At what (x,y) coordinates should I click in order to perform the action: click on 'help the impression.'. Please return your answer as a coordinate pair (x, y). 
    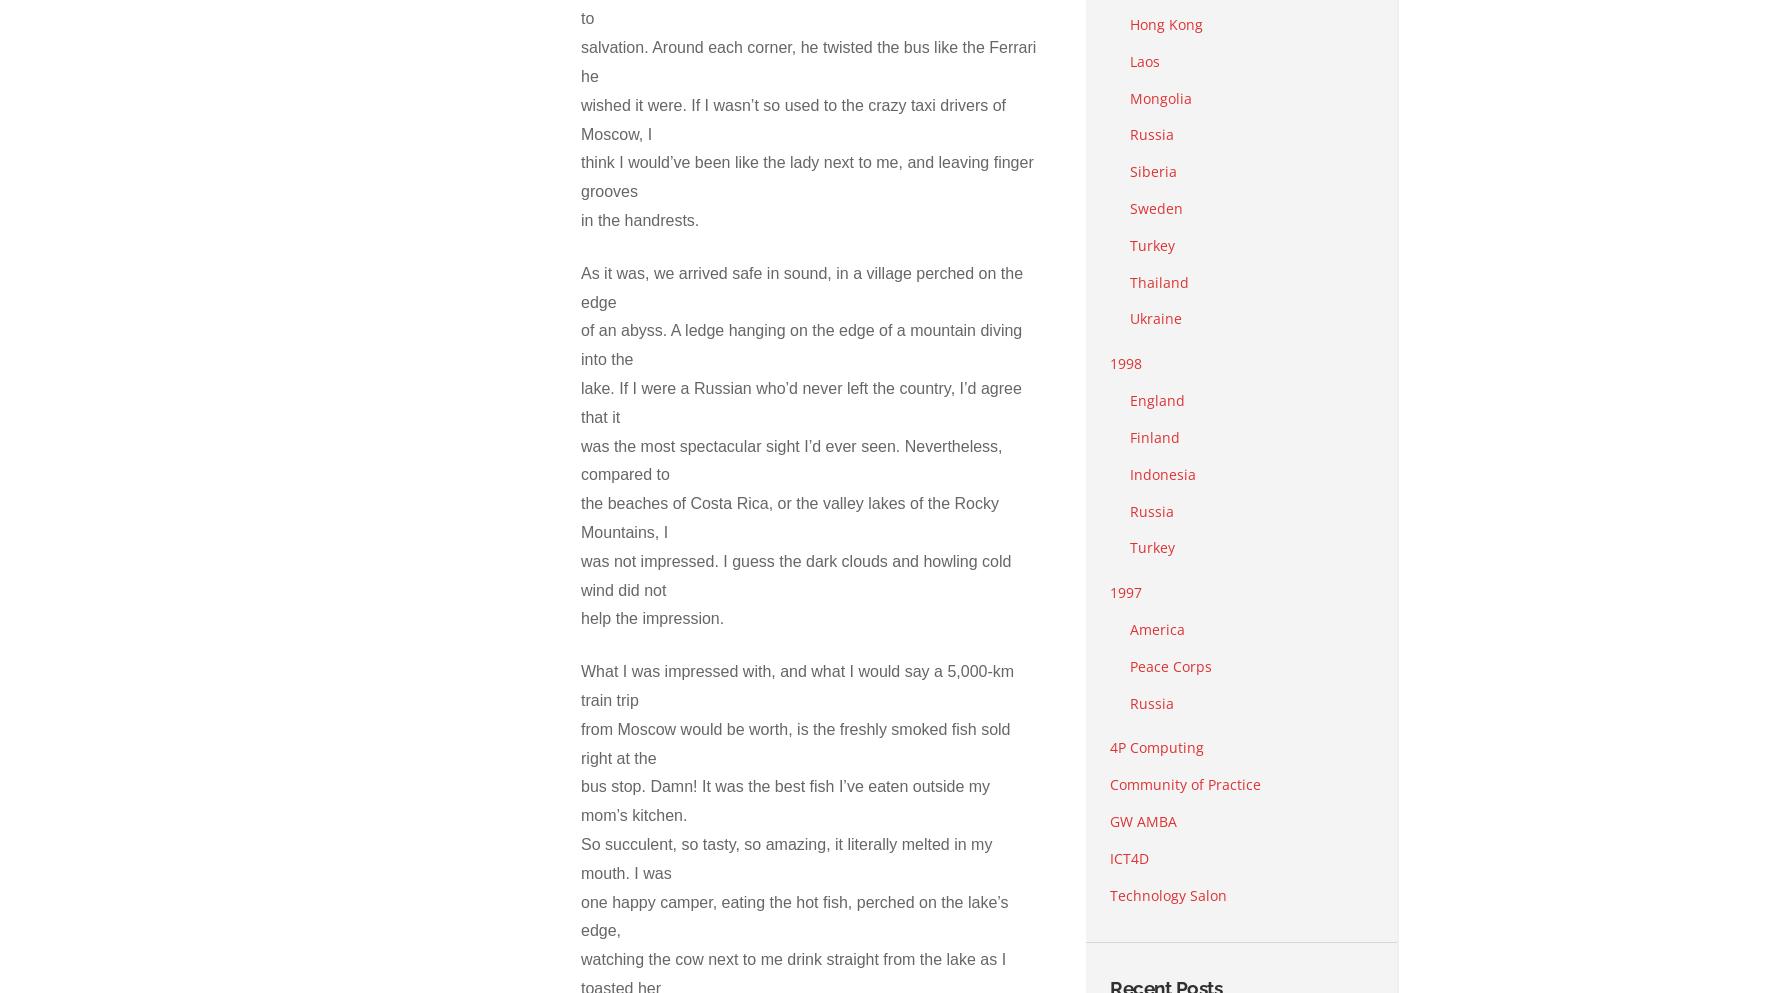
    Looking at the image, I should click on (580, 617).